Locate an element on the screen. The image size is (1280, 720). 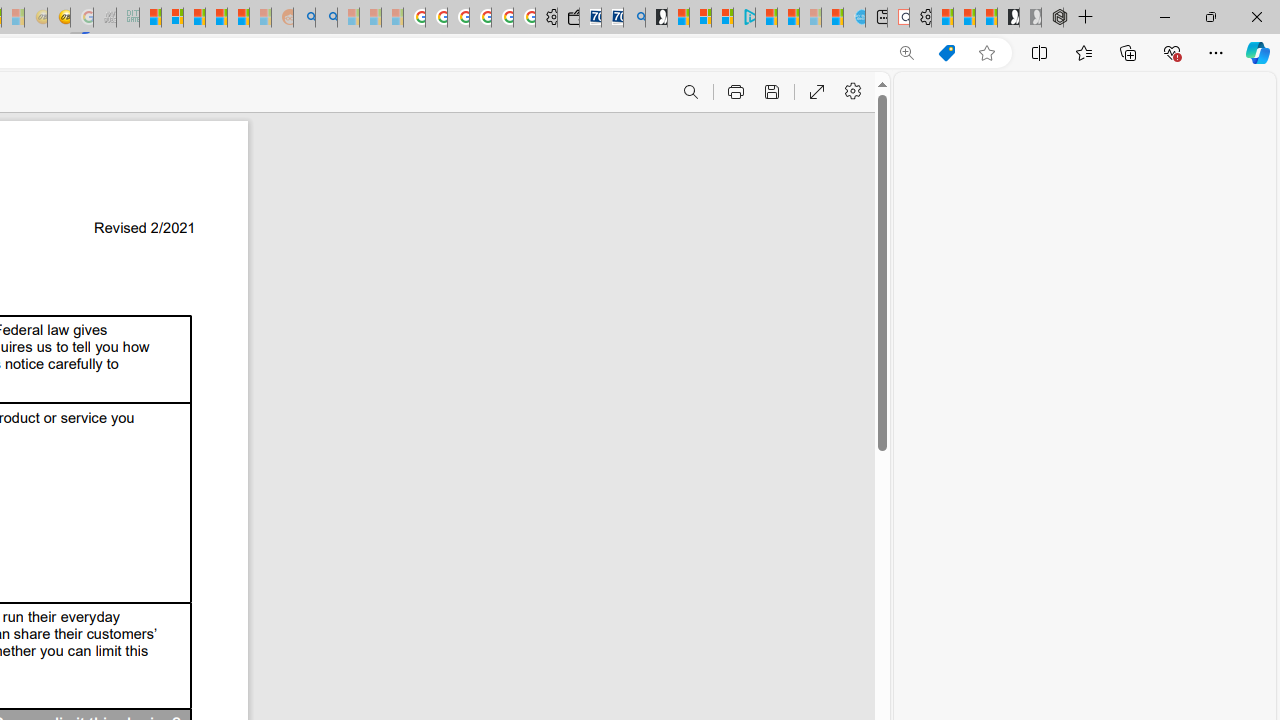
'Utah sues federal government - Search' is located at coordinates (326, 17).